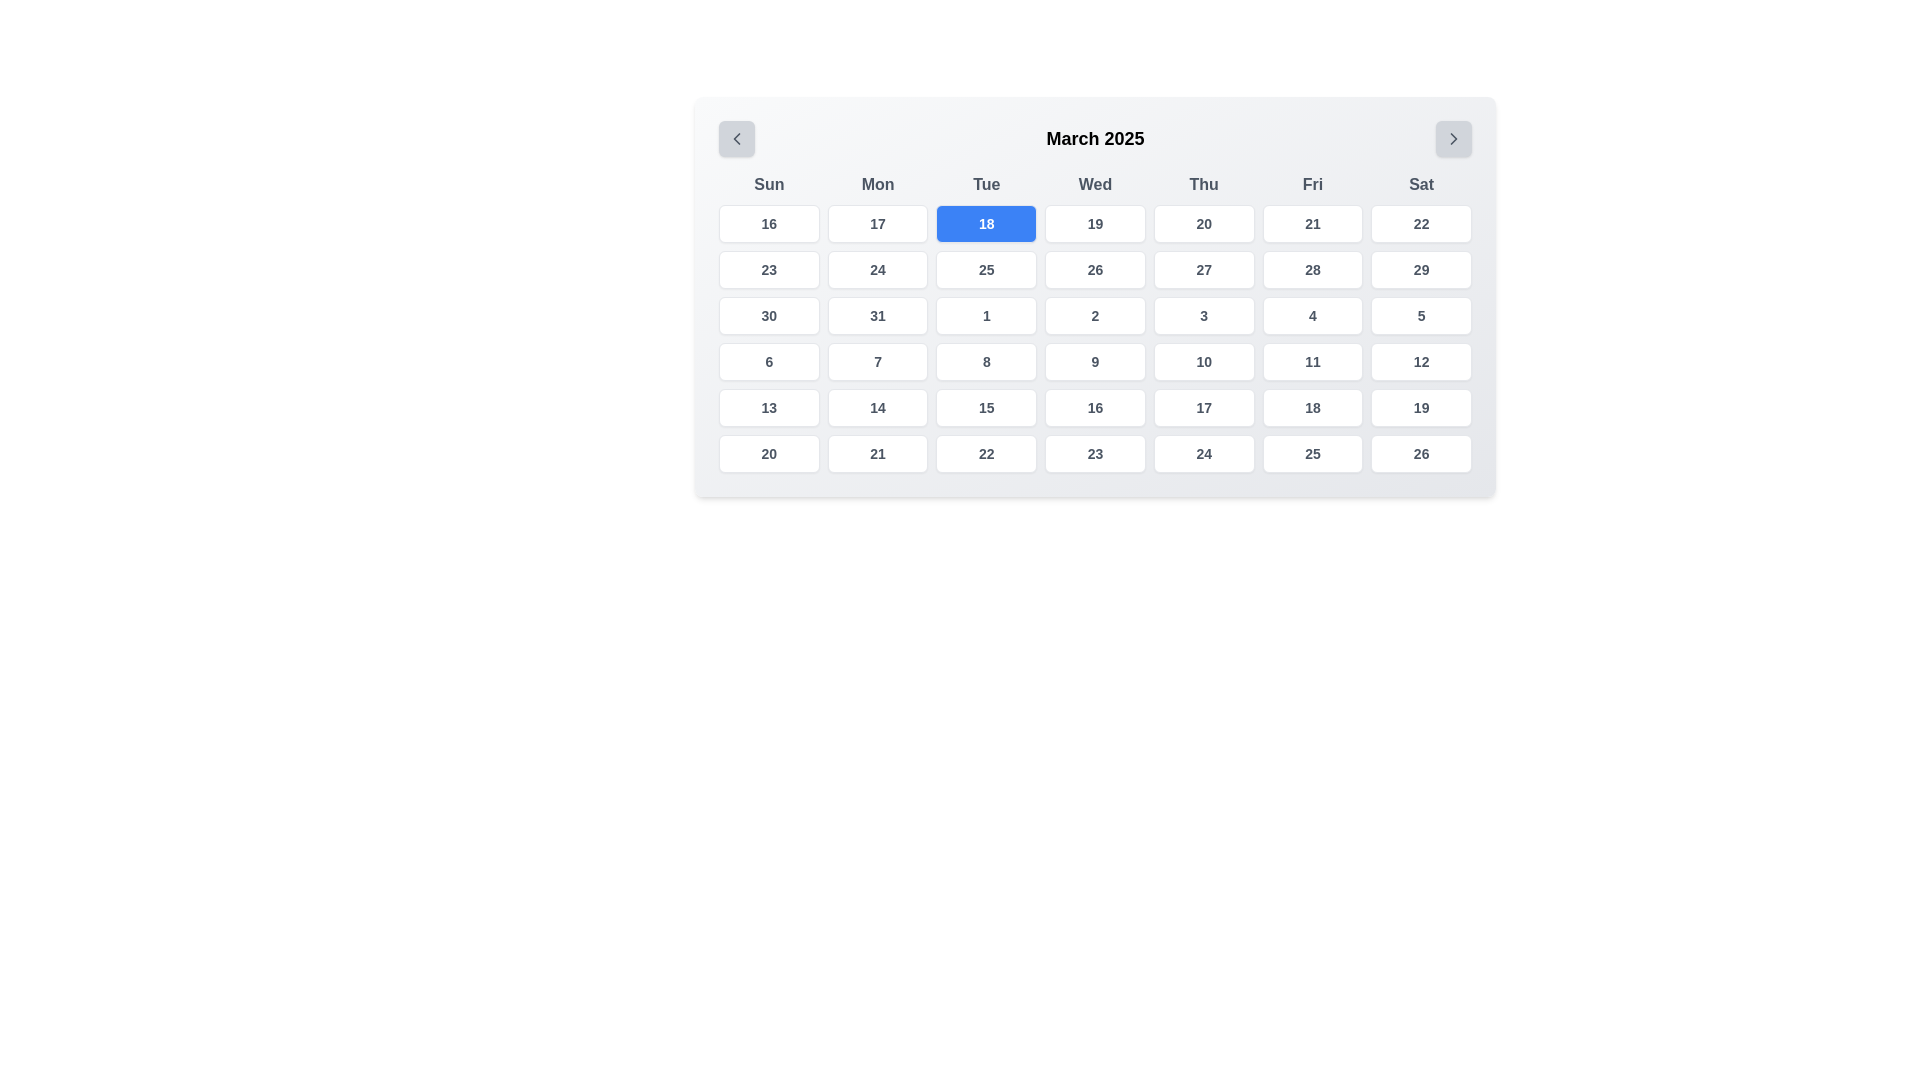  Describe the element at coordinates (1094, 454) in the screenshot. I see `the calendar date element displaying the number '23', which is a static content box with rounded corners, part of a grid layout, located in the fifth row and fourth column below the header 'Wed'` at that location.